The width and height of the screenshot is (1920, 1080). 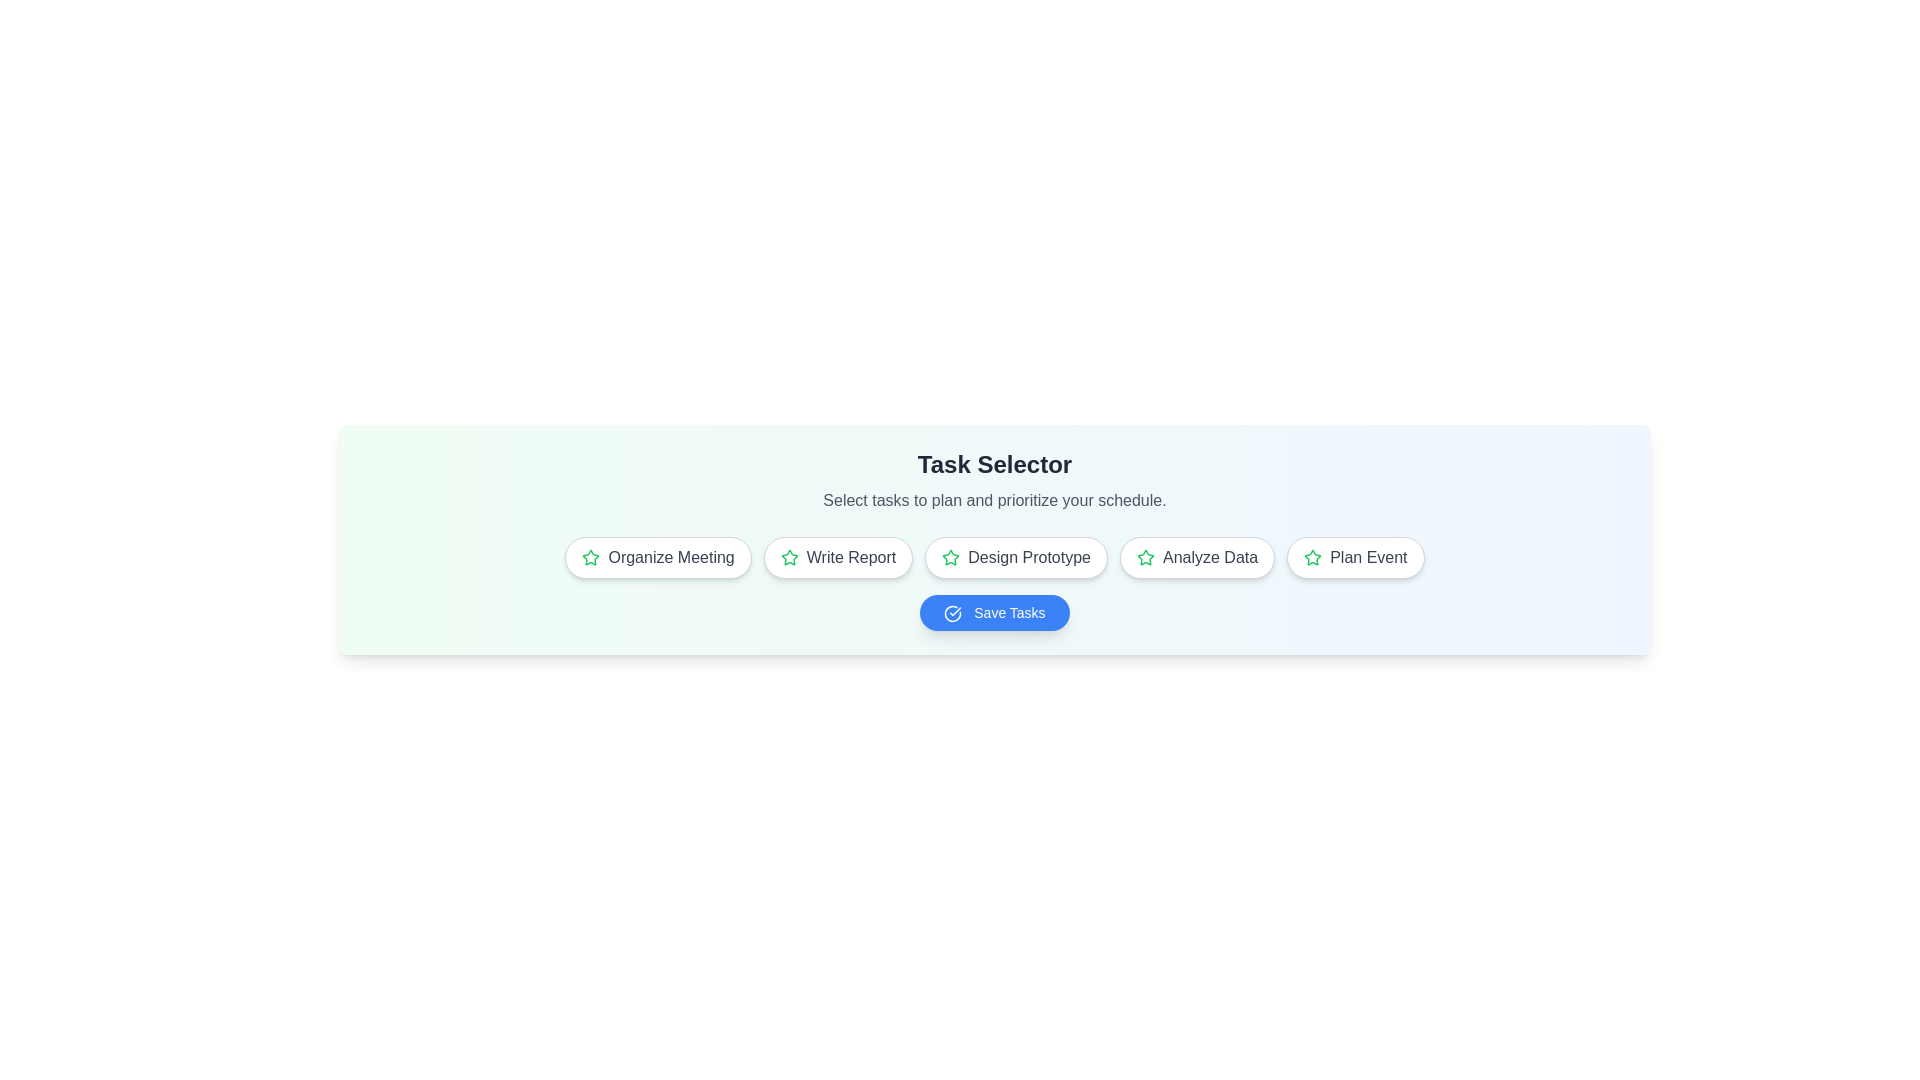 I want to click on the task Design Prototype to select it, so click(x=1016, y=558).